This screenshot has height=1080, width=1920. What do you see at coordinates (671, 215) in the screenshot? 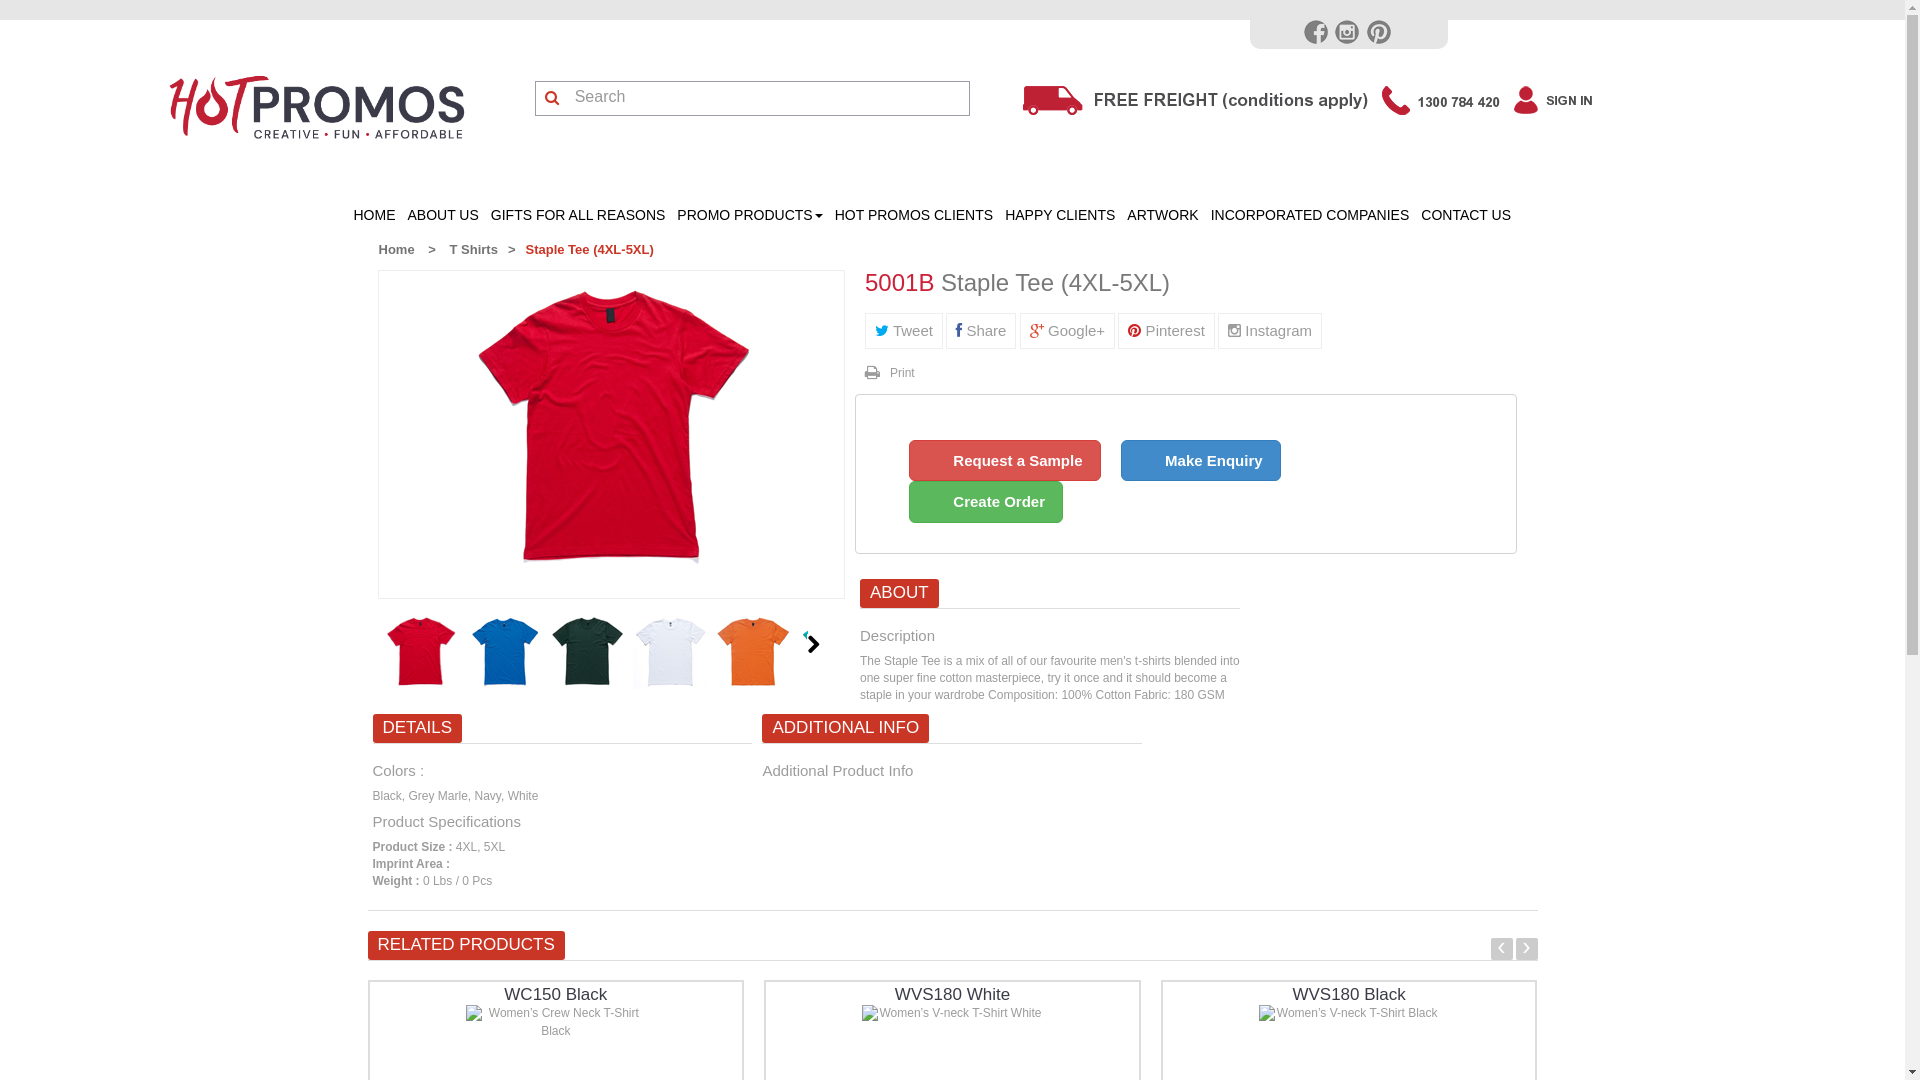
I see `'PROMO PRODUCTS'` at bounding box center [671, 215].